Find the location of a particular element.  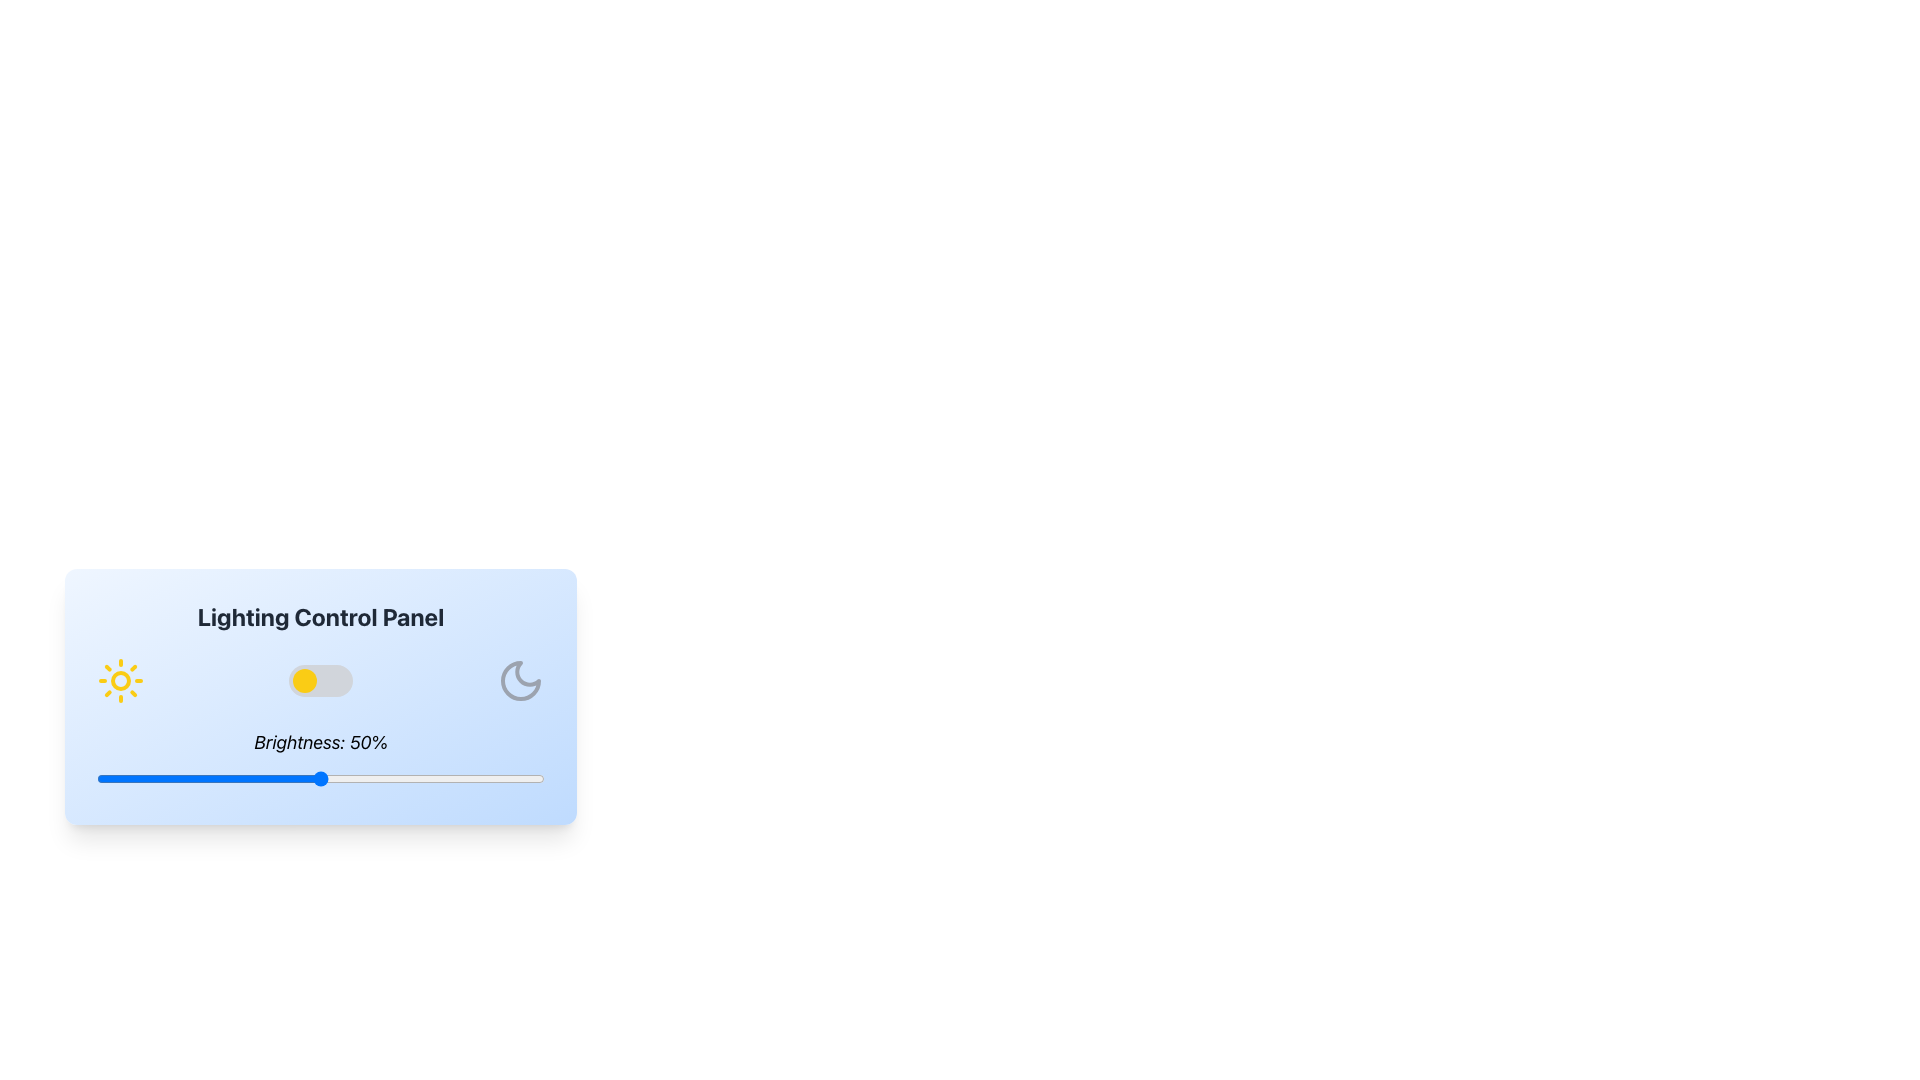

the brightness level is located at coordinates (252, 778).